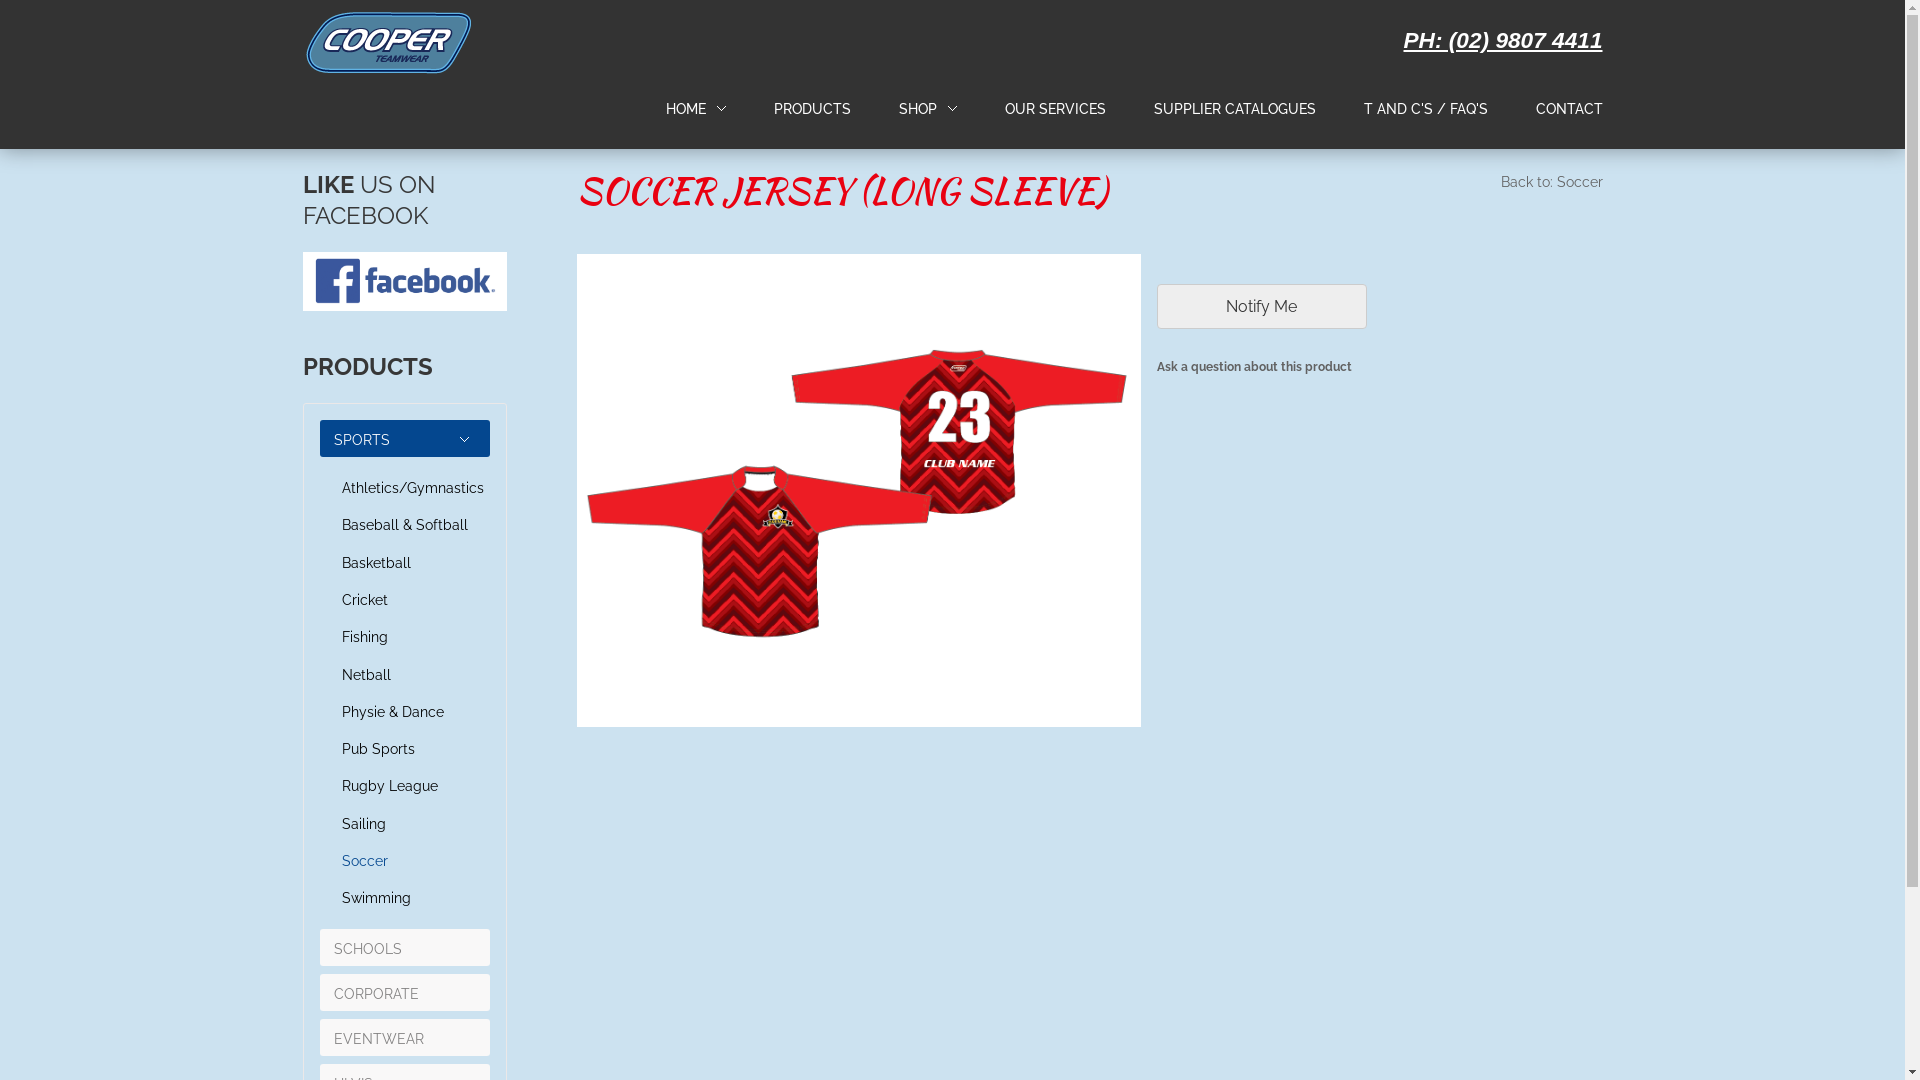 This screenshot has width=1920, height=1080. What do you see at coordinates (1153, 108) in the screenshot?
I see `'SUPPLIER CATALOGUES'` at bounding box center [1153, 108].